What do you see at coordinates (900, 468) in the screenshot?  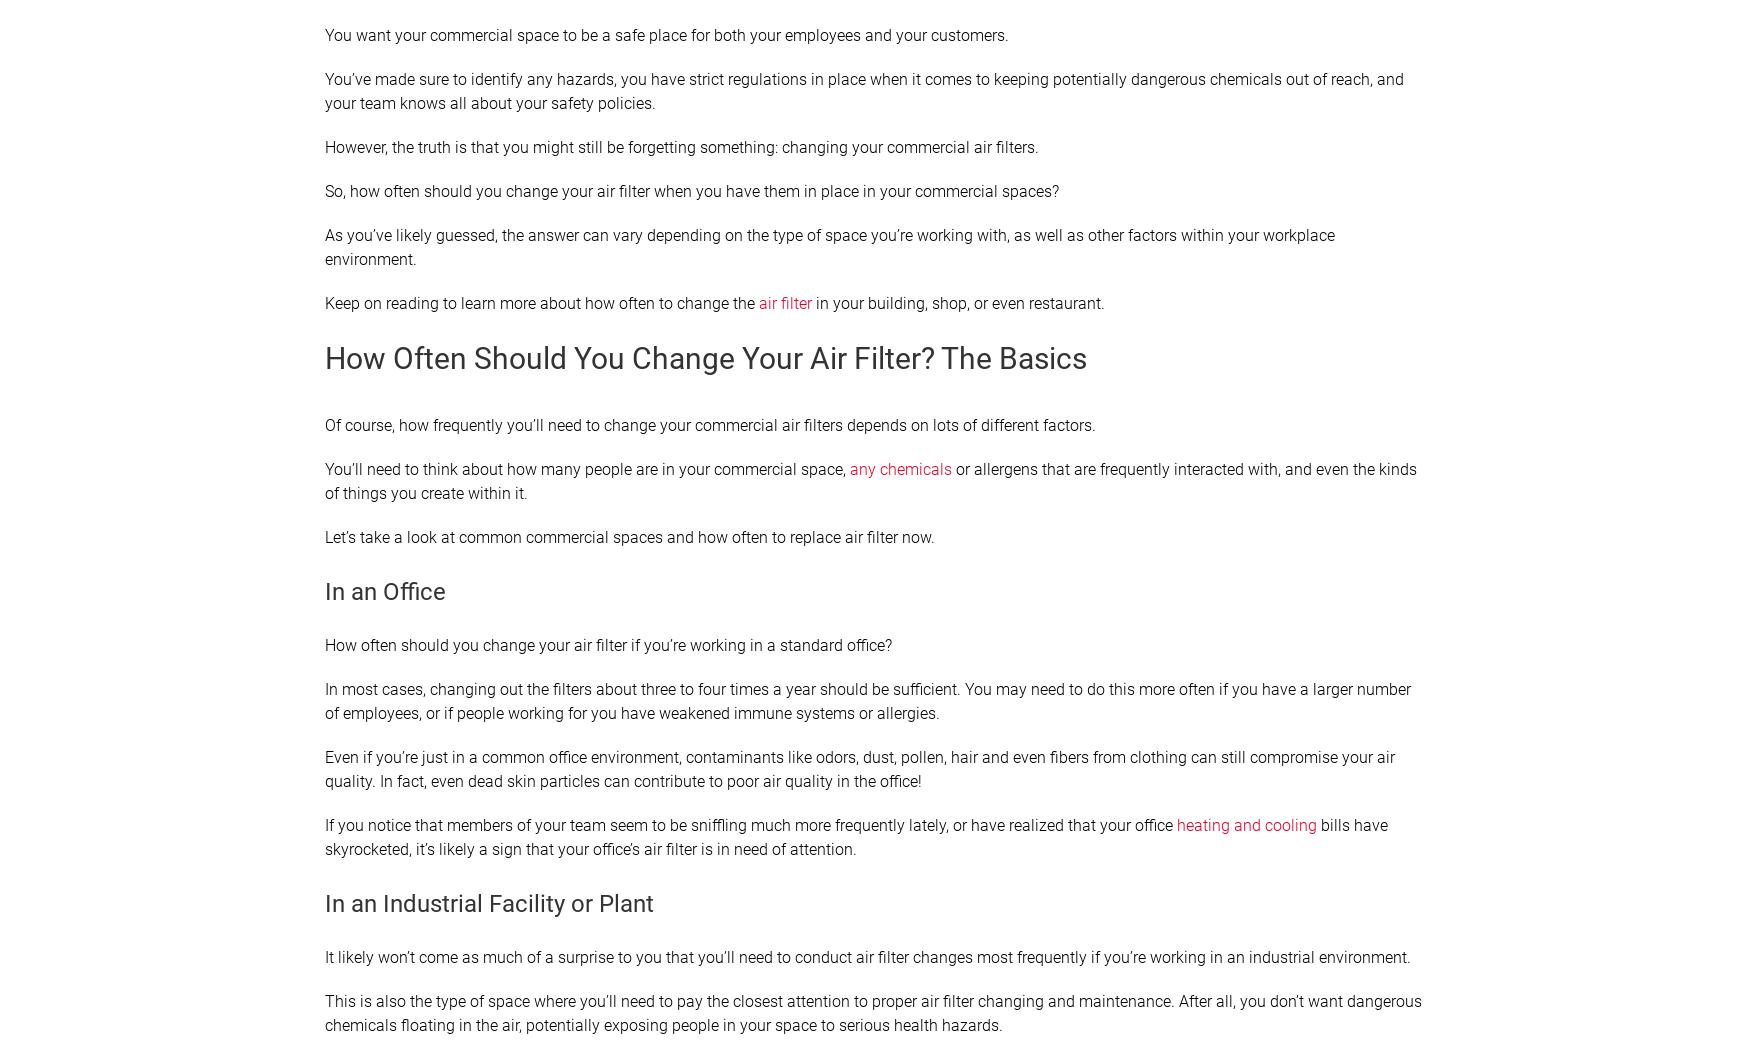 I see `'any chemicals'` at bounding box center [900, 468].